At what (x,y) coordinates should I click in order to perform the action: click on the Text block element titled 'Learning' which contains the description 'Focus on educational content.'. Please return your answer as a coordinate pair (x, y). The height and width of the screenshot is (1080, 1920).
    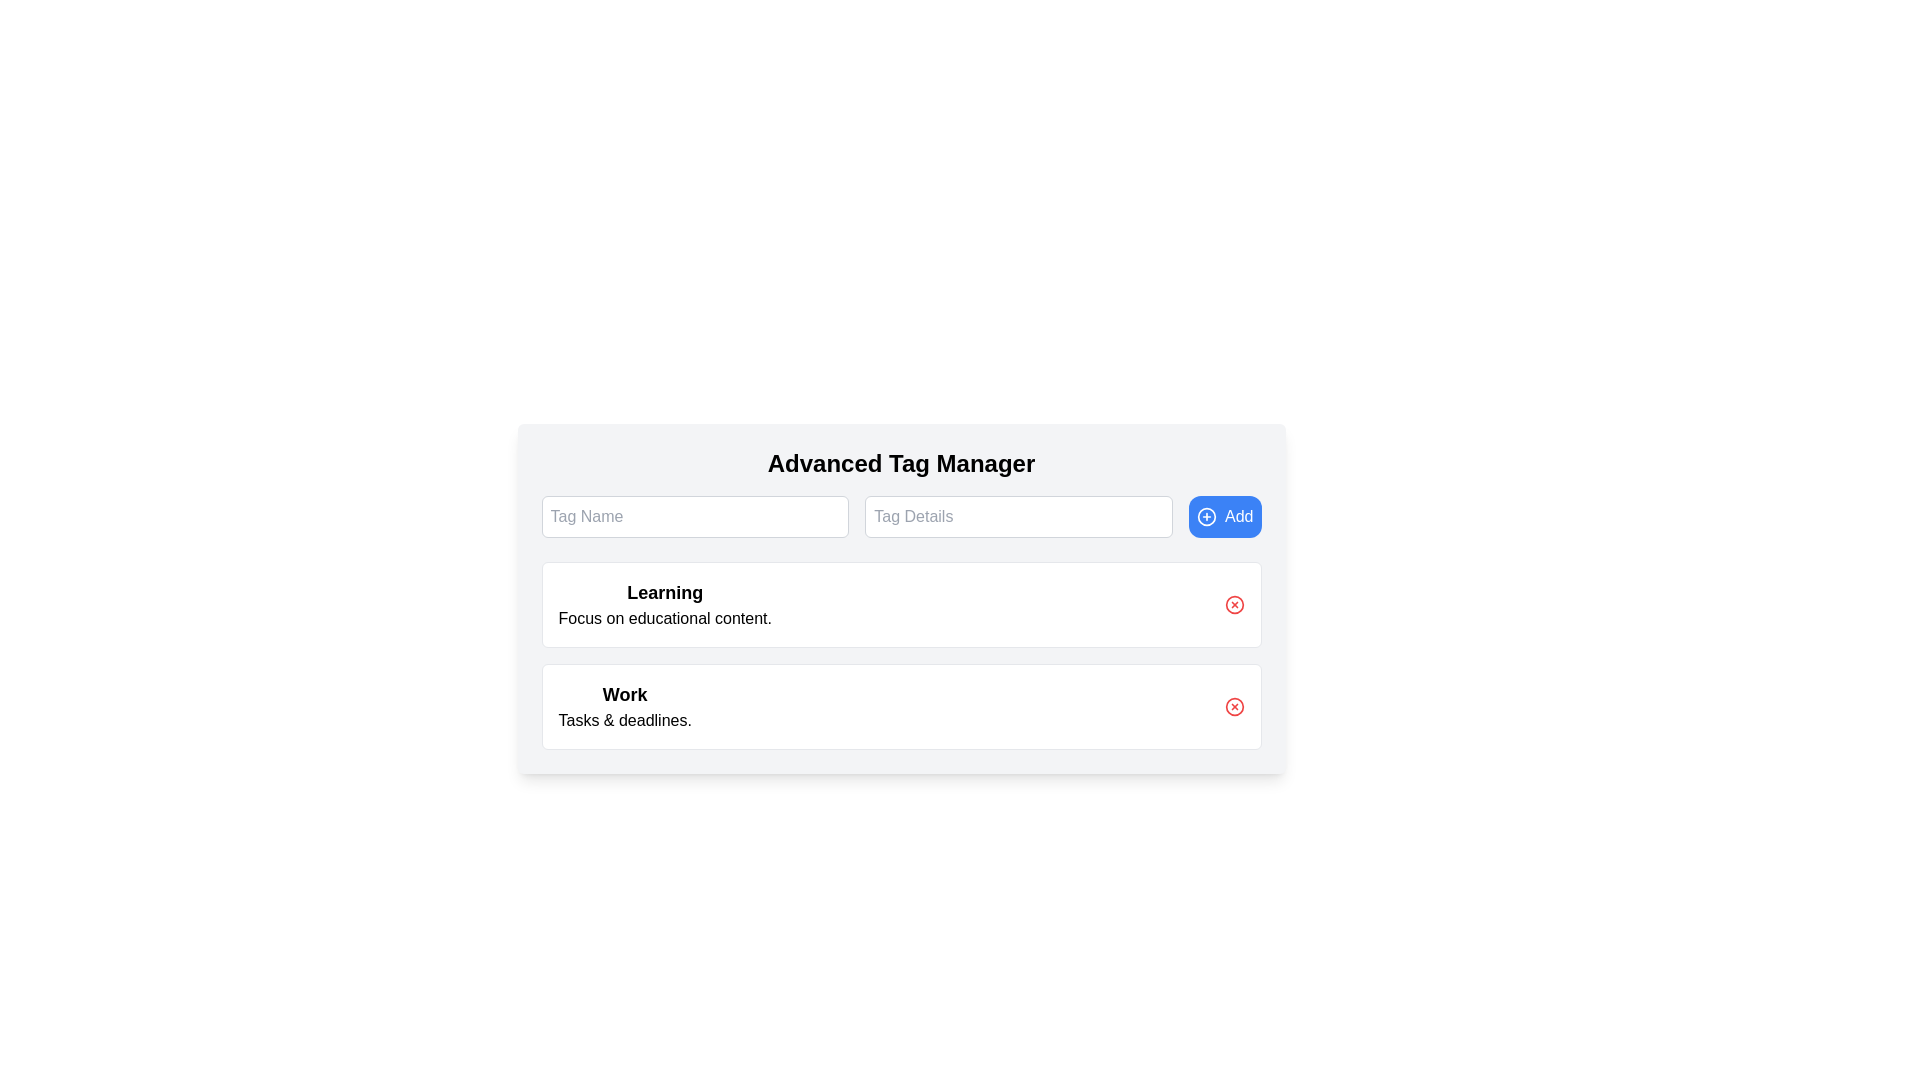
    Looking at the image, I should click on (665, 604).